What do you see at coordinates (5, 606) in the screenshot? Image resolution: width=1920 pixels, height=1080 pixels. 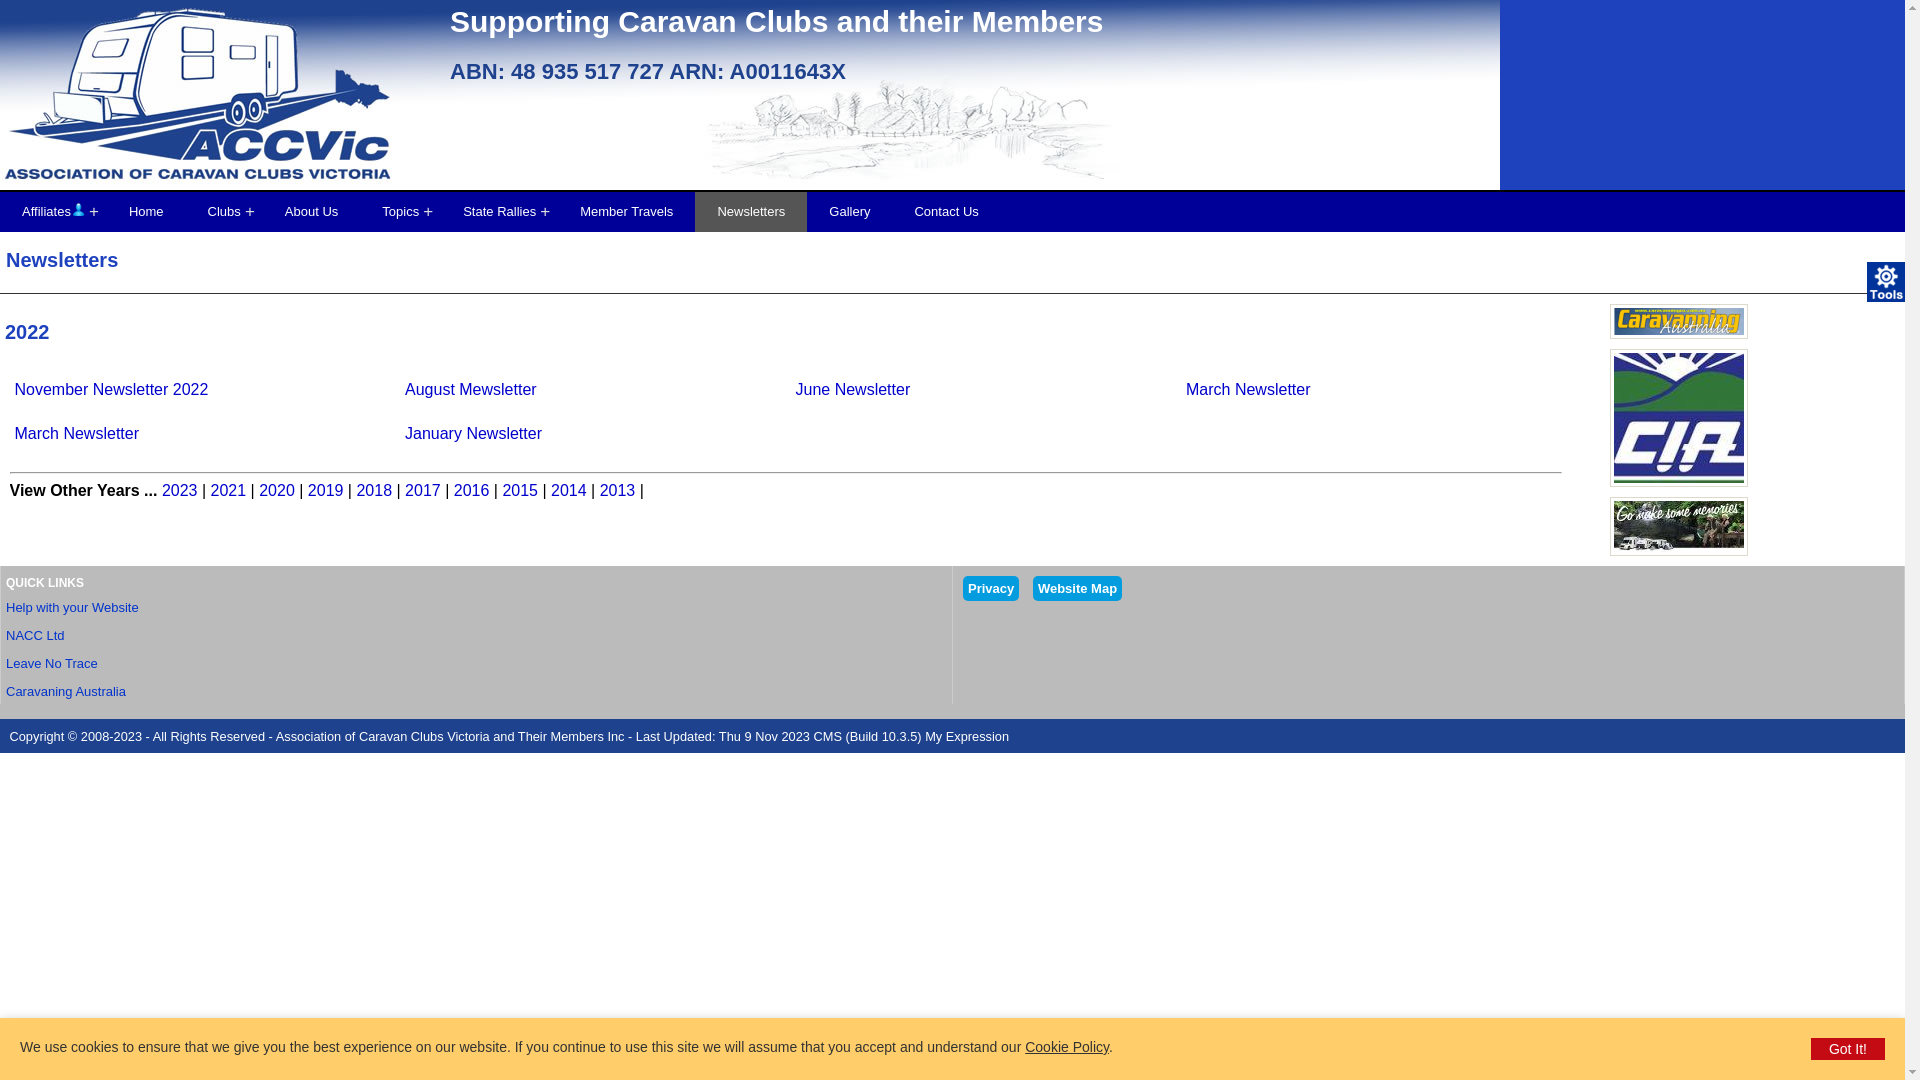 I see `'Help with your Website'` at bounding box center [5, 606].